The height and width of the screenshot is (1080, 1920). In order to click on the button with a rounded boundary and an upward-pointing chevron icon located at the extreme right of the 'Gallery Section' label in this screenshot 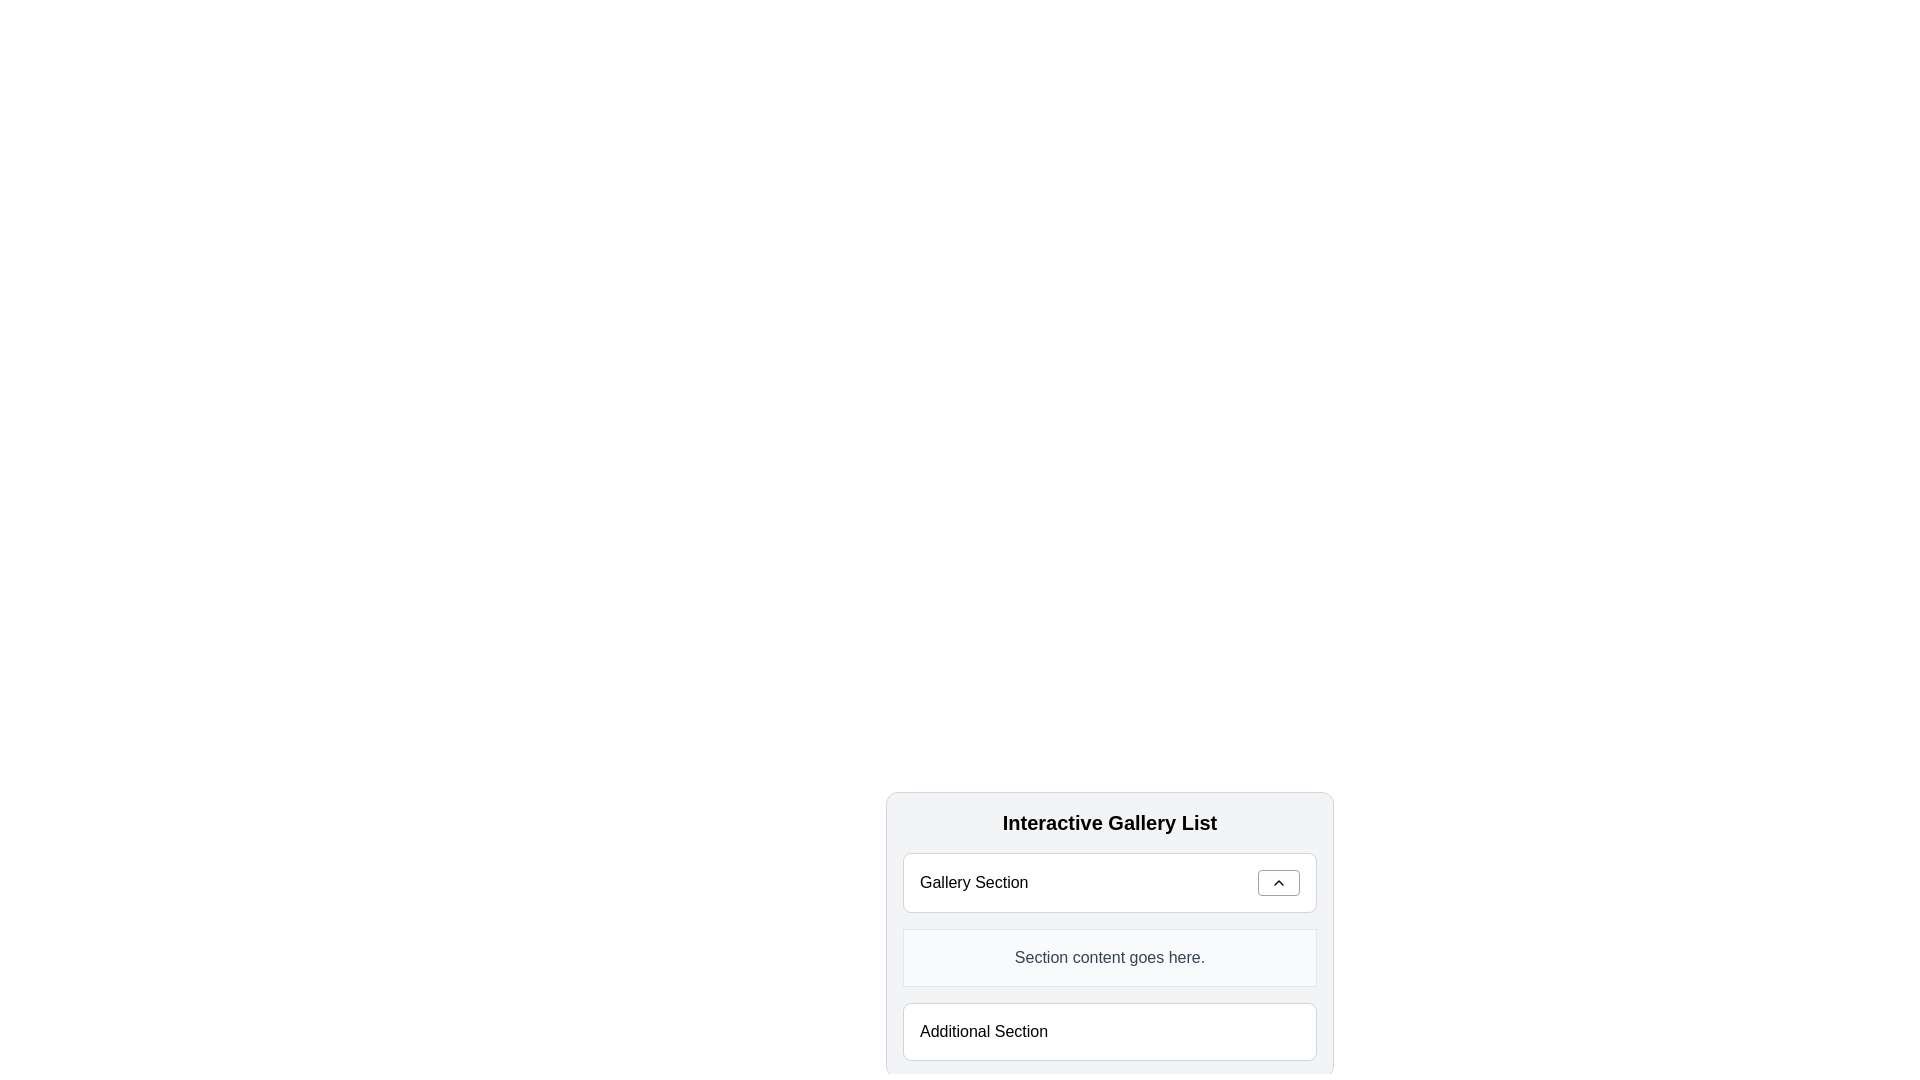, I will do `click(1277, 882)`.